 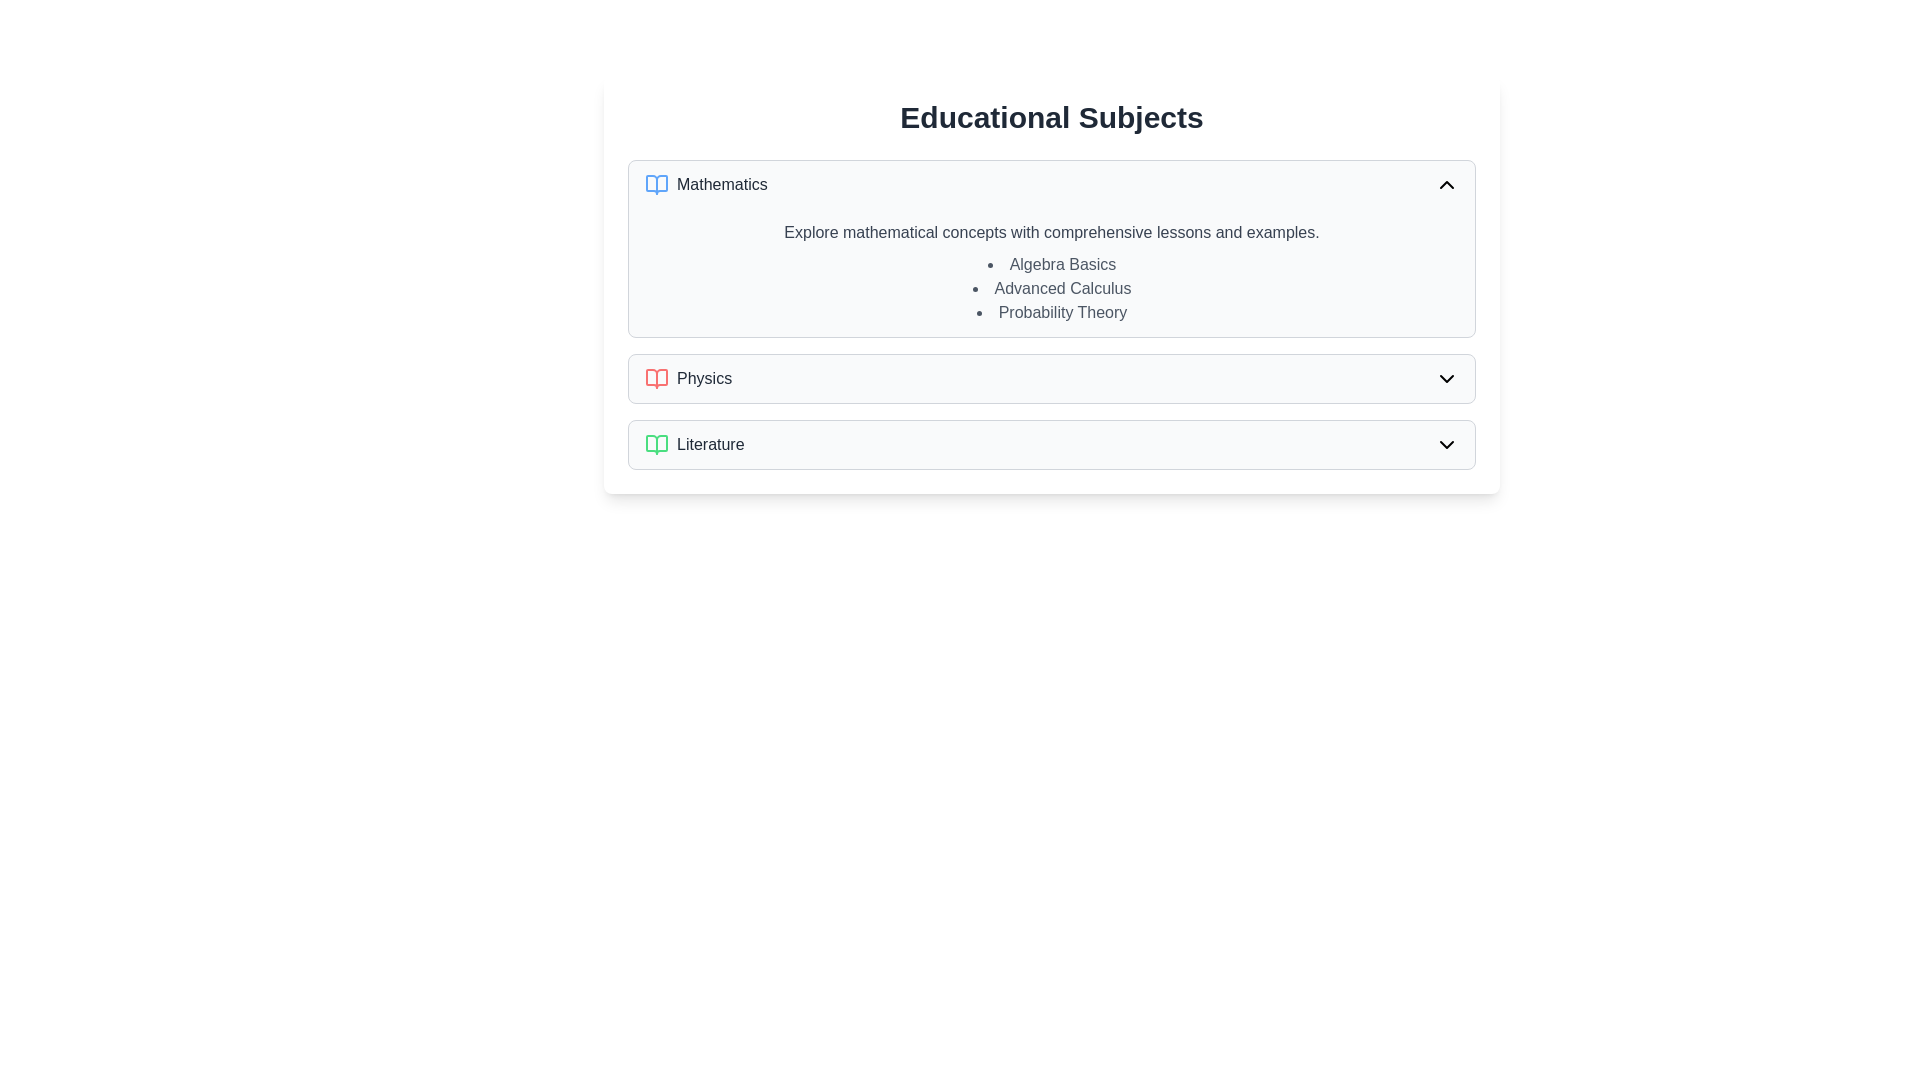 What do you see at coordinates (706, 185) in the screenshot?
I see `the 'Mathematics' label with an open book icon, located in the top-left corner of the category list` at bounding box center [706, 185].